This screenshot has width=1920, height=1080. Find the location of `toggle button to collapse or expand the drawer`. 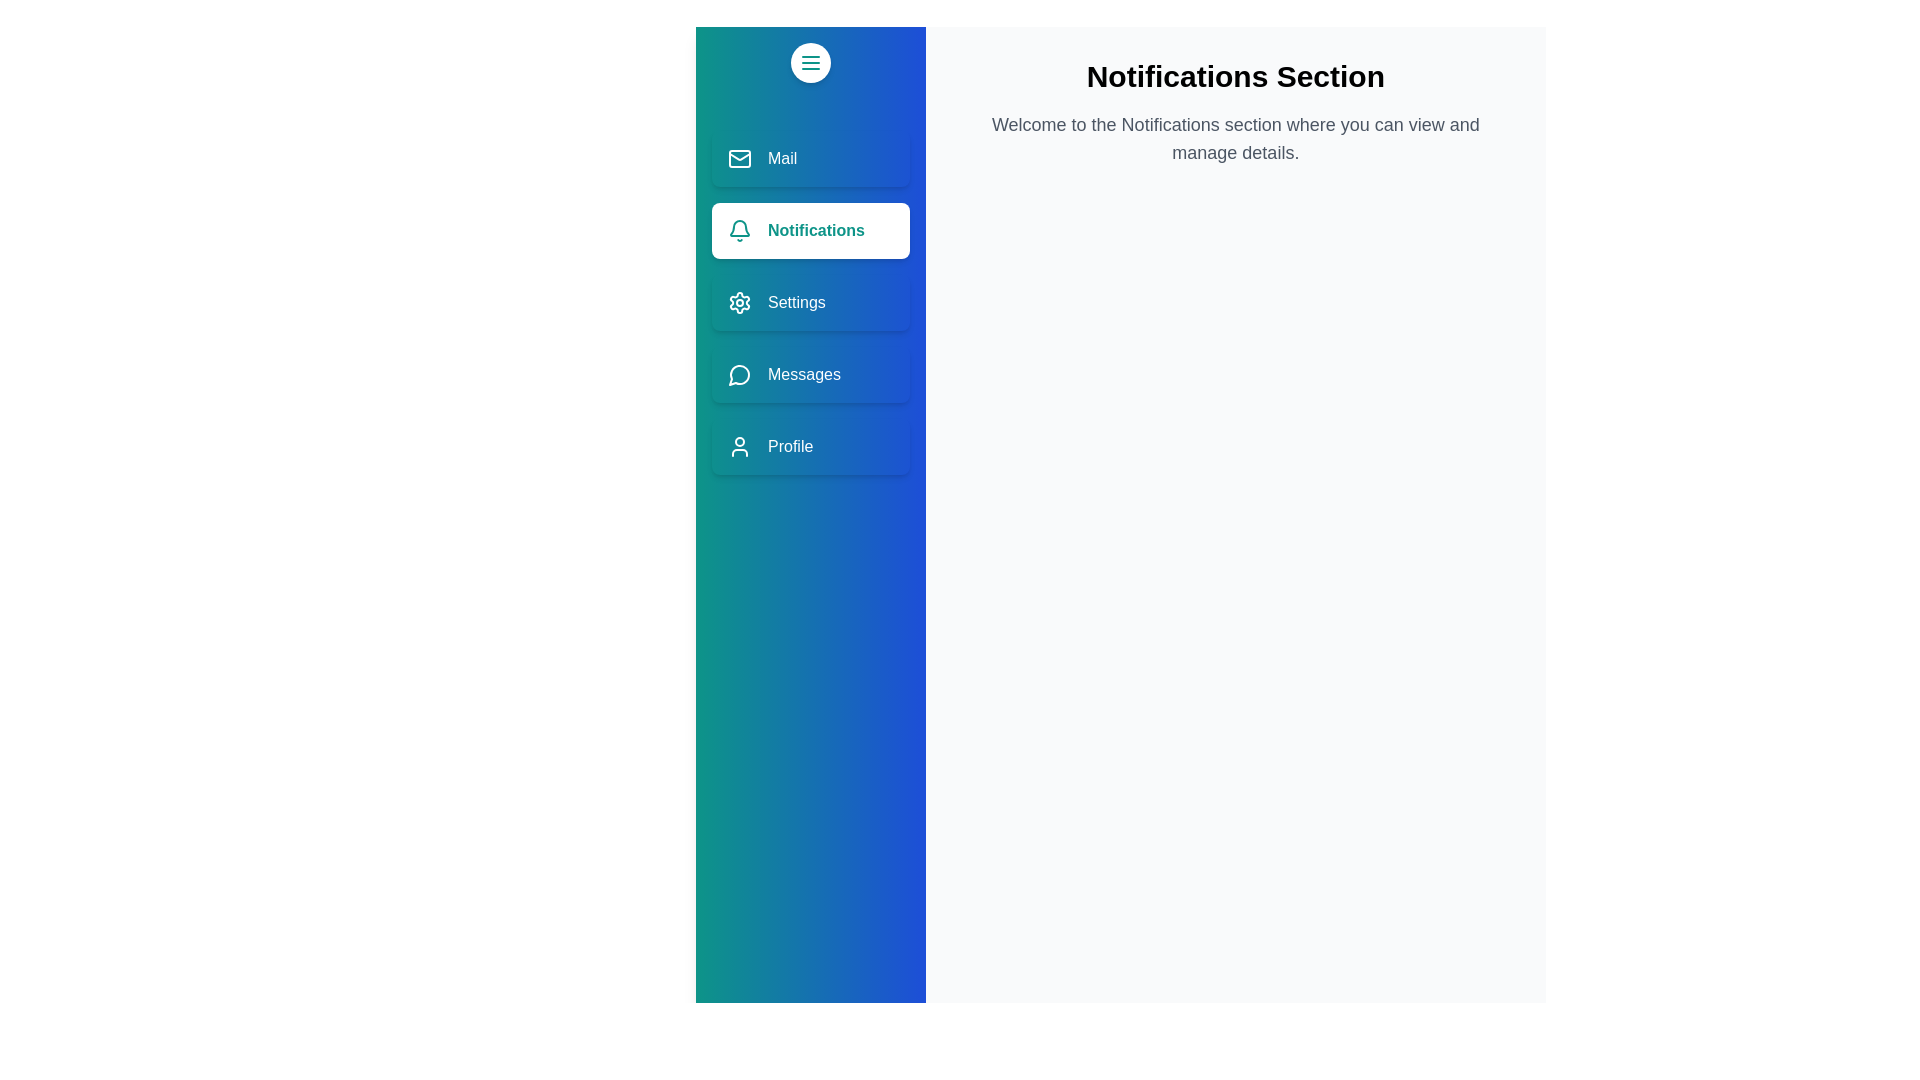

toggle button to collapse or expand the drawer is located at coordinates (810, 61).